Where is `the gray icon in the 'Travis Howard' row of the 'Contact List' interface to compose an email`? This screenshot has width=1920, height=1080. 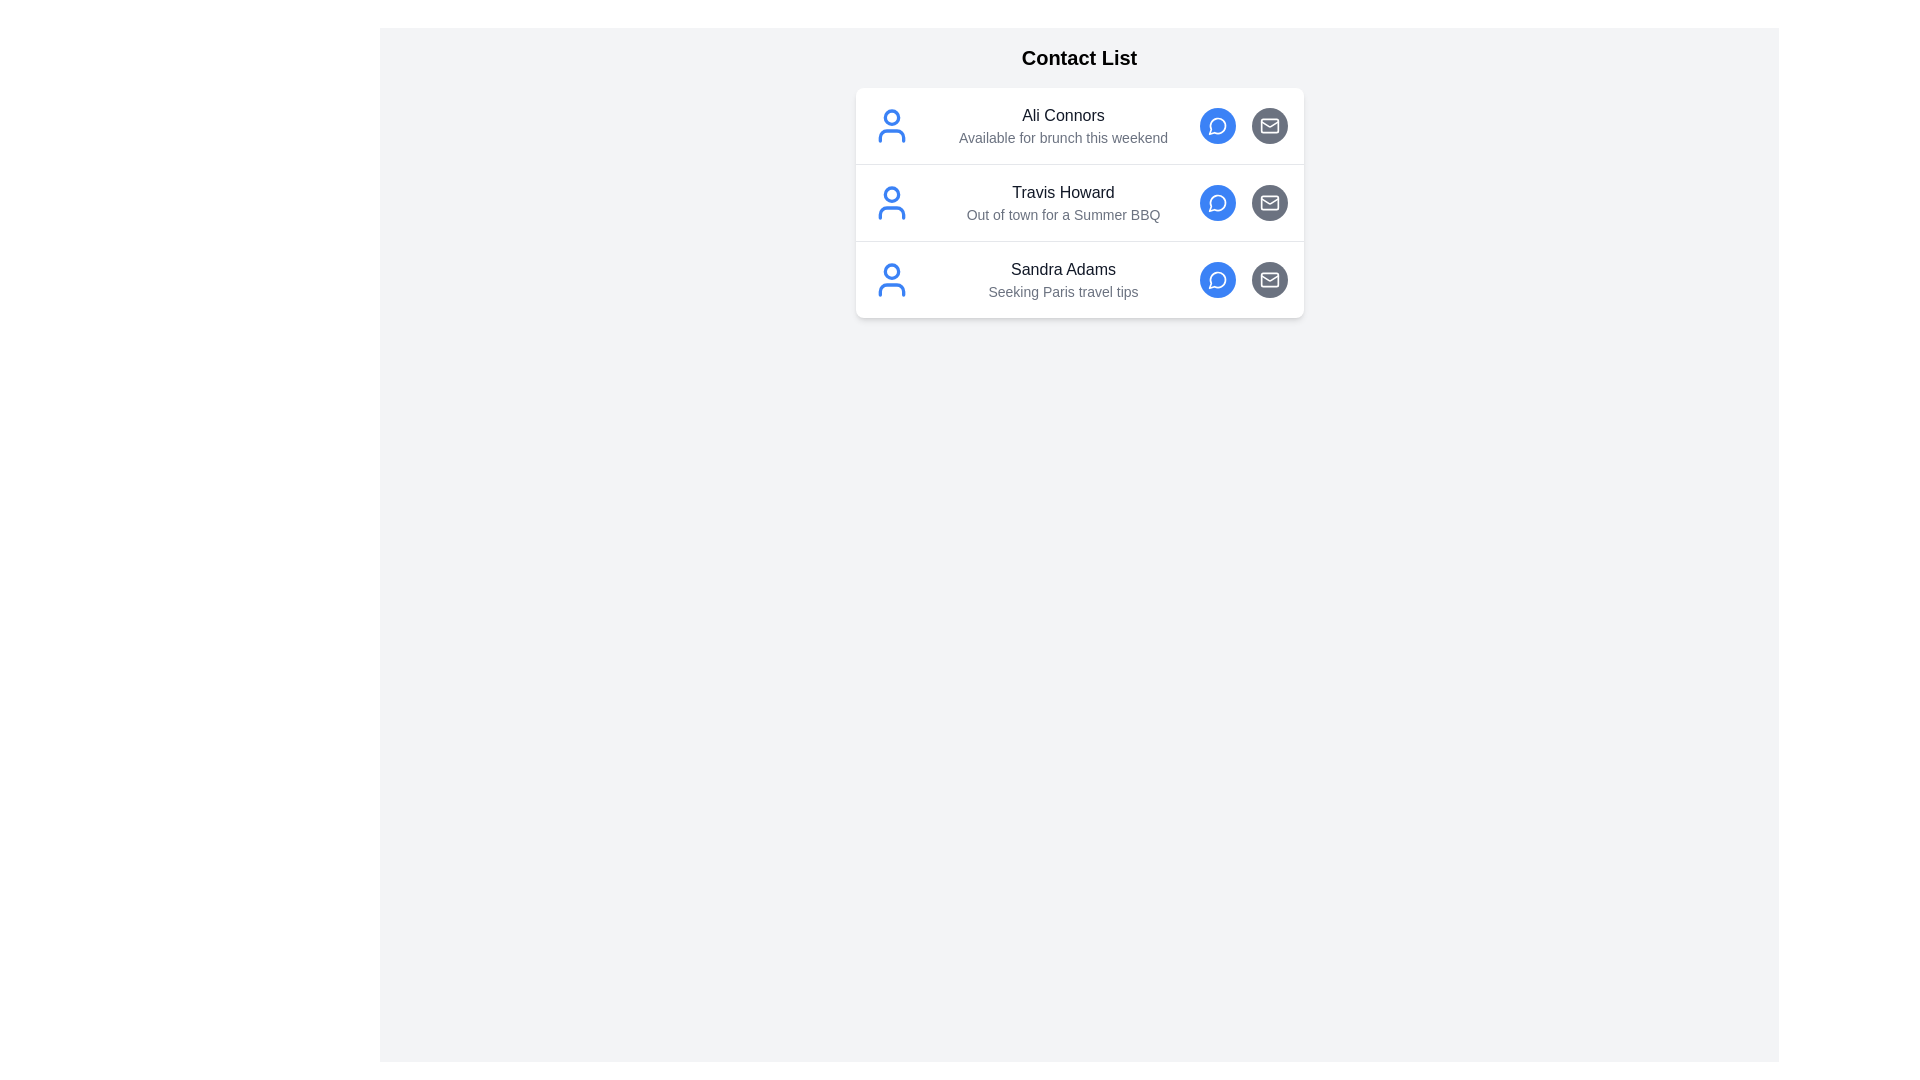
the gray icon in the 'Travis Howard' row of the 'Contact List' interface to compose an email is located at coordinates (1242, 203).